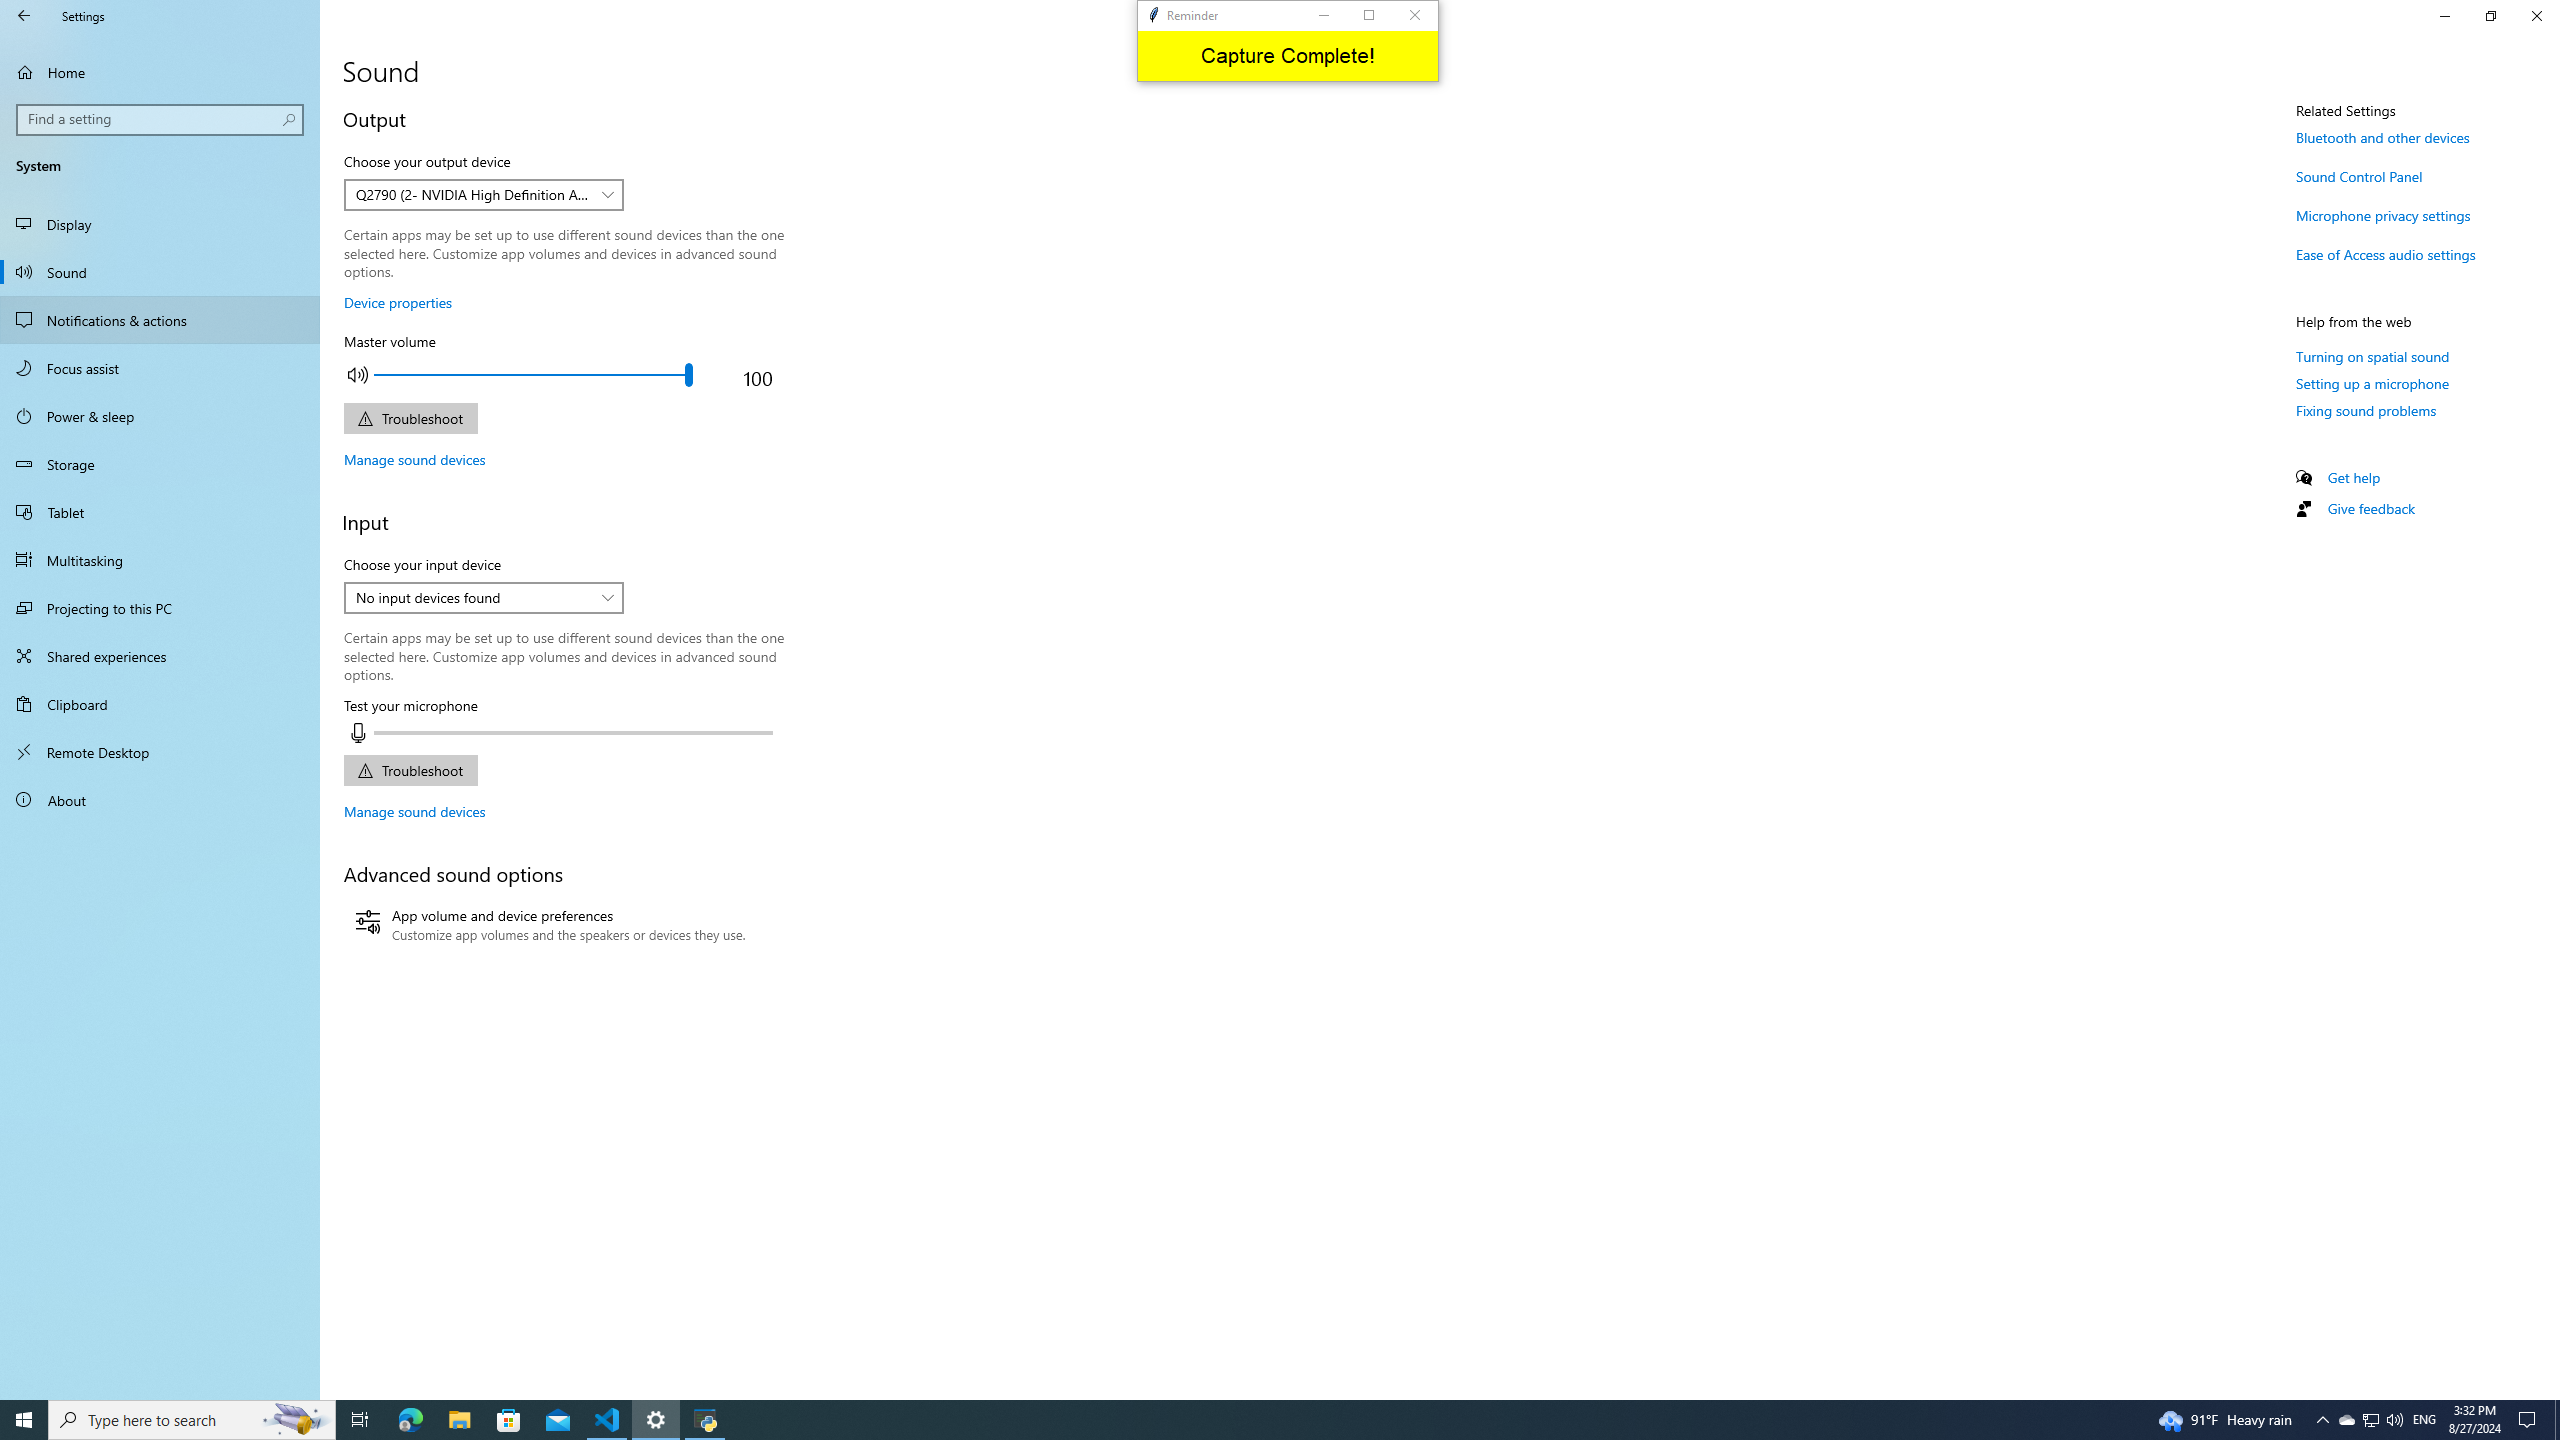 Image resolution: width=2560 pixels, height=1440 pixels. Describe the element at coordinates (533, 375) in the screenshot. I see `'Adjust the master output volume'` at that location.